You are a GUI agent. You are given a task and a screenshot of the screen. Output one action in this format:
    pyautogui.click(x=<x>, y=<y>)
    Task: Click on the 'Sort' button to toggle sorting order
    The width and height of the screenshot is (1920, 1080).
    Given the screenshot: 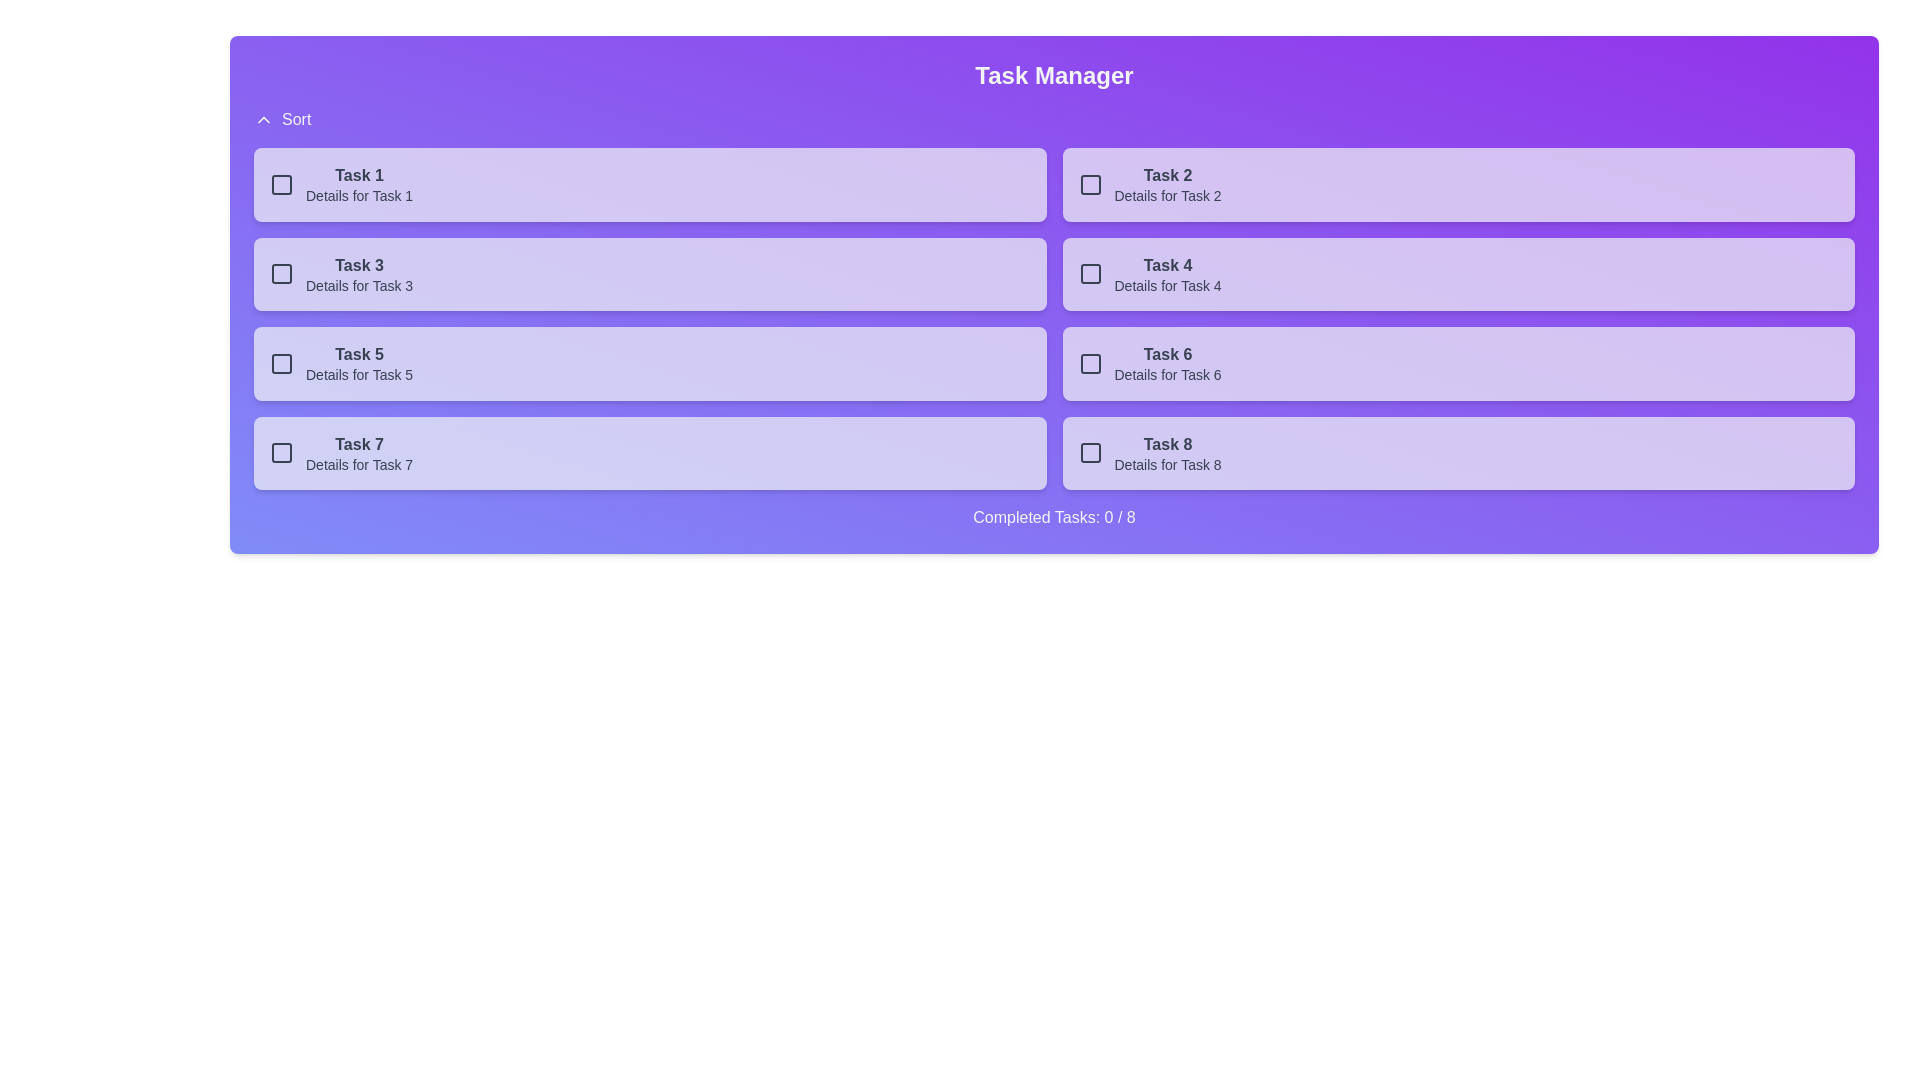 What is the action you would take?
    pyautogui.click(x=281, y=119)
    